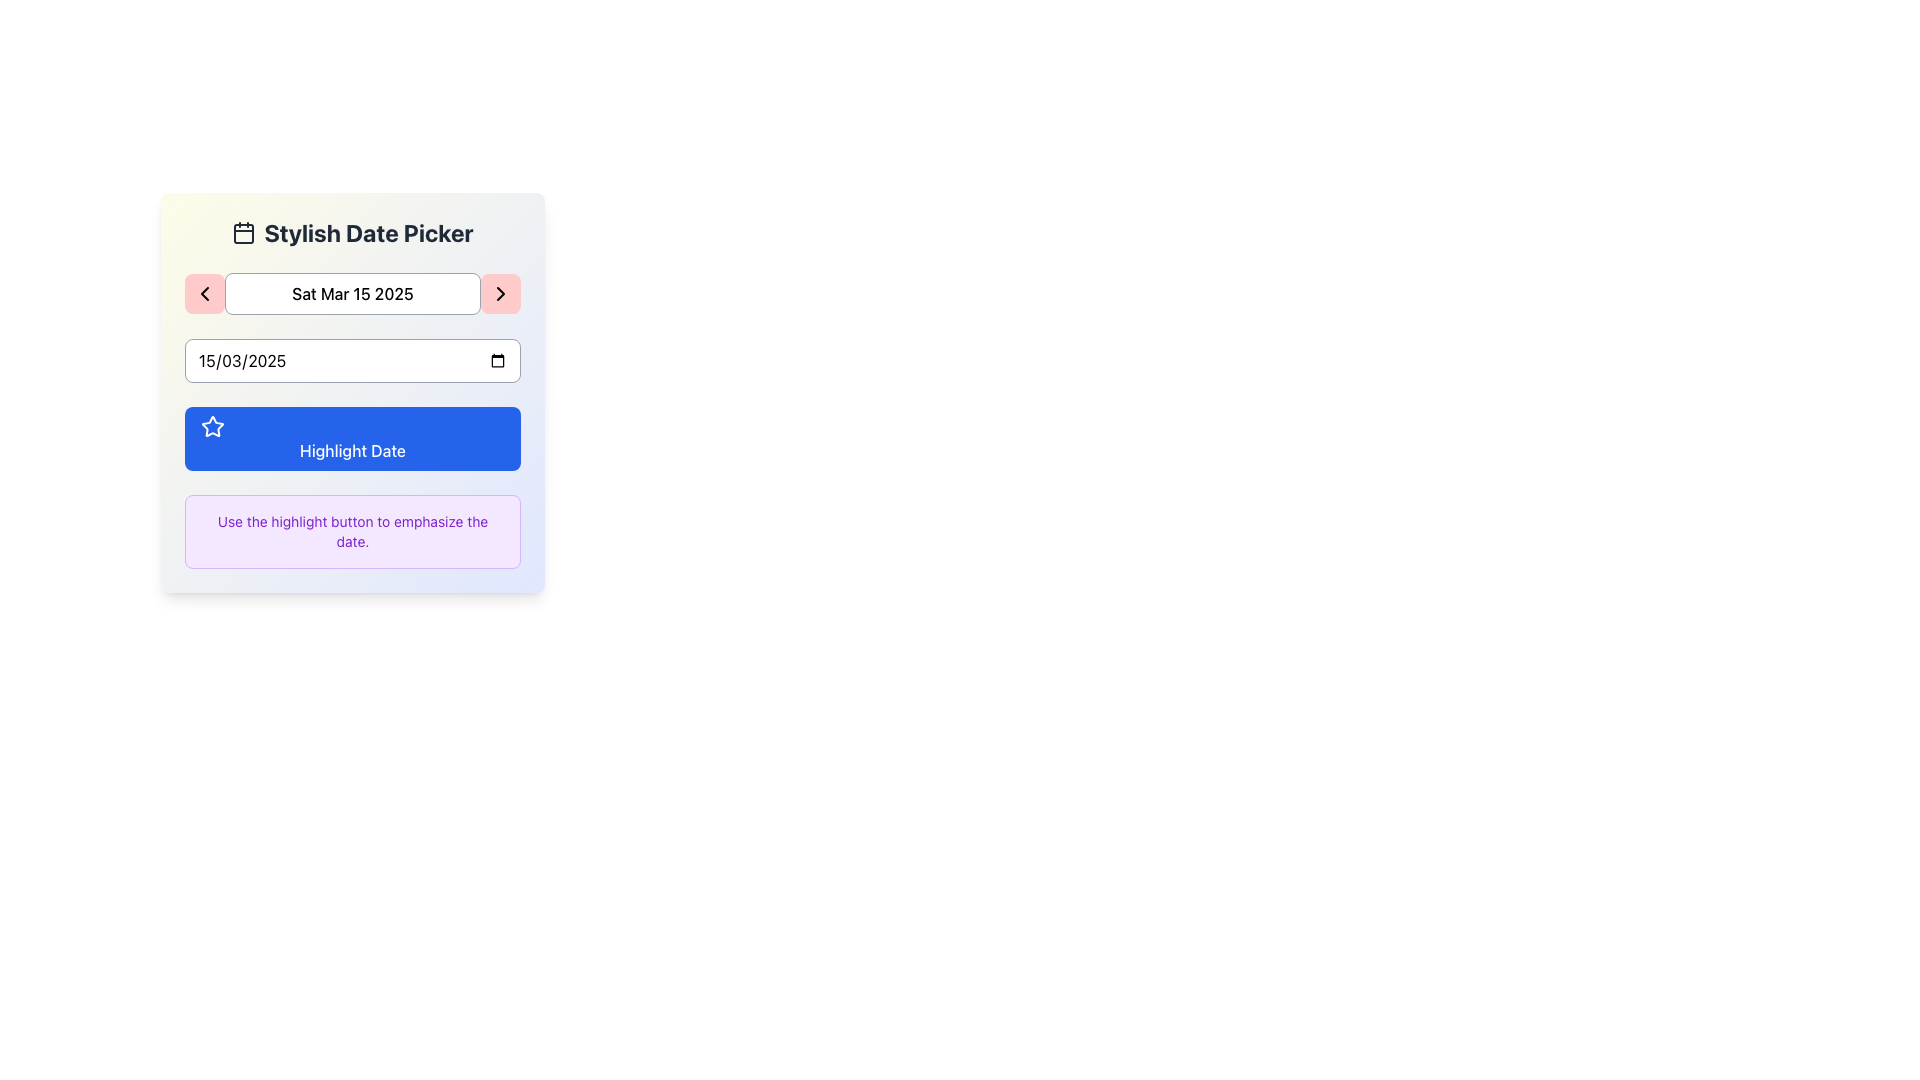 The height and width of the screenshot is (1080, 1920). What do you see at coordinates (500, 293) in the screenshot?
I see `the right-pointing chevron button located at the center-right of the date display ('Sat Mar 15 2025')` at bounding box center [500, 293].